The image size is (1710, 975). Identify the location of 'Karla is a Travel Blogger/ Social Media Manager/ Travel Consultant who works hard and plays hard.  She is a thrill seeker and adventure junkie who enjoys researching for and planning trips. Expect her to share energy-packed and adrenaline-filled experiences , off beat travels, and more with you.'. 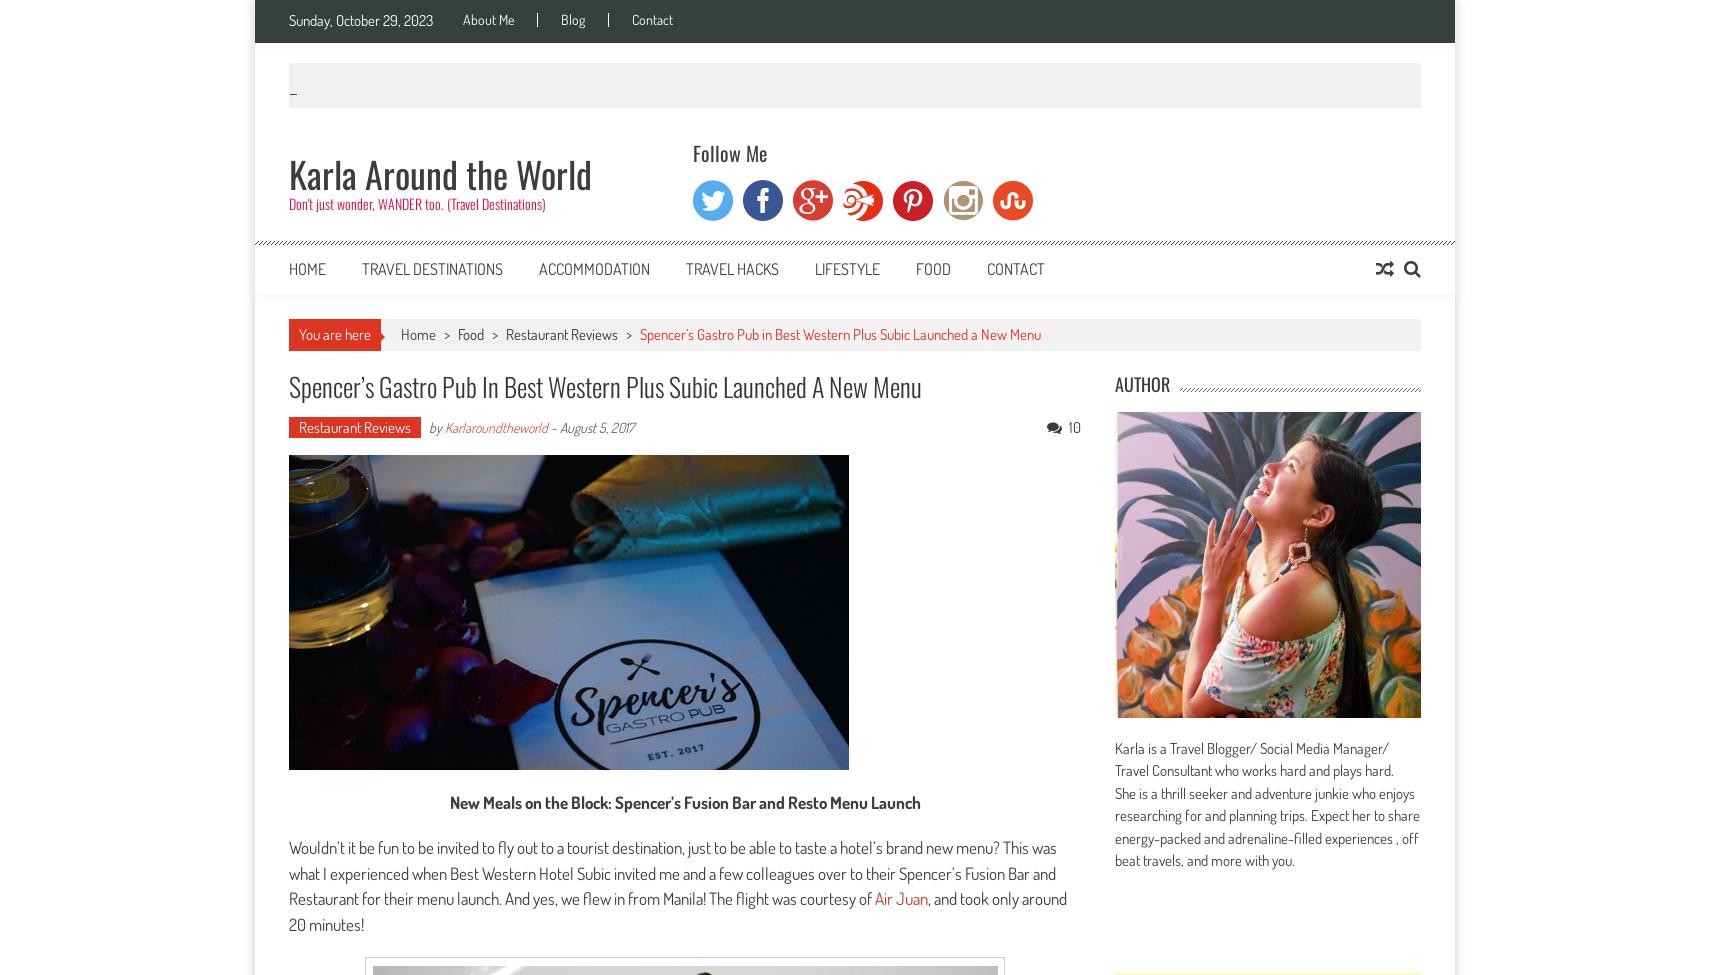
(1266, 803).